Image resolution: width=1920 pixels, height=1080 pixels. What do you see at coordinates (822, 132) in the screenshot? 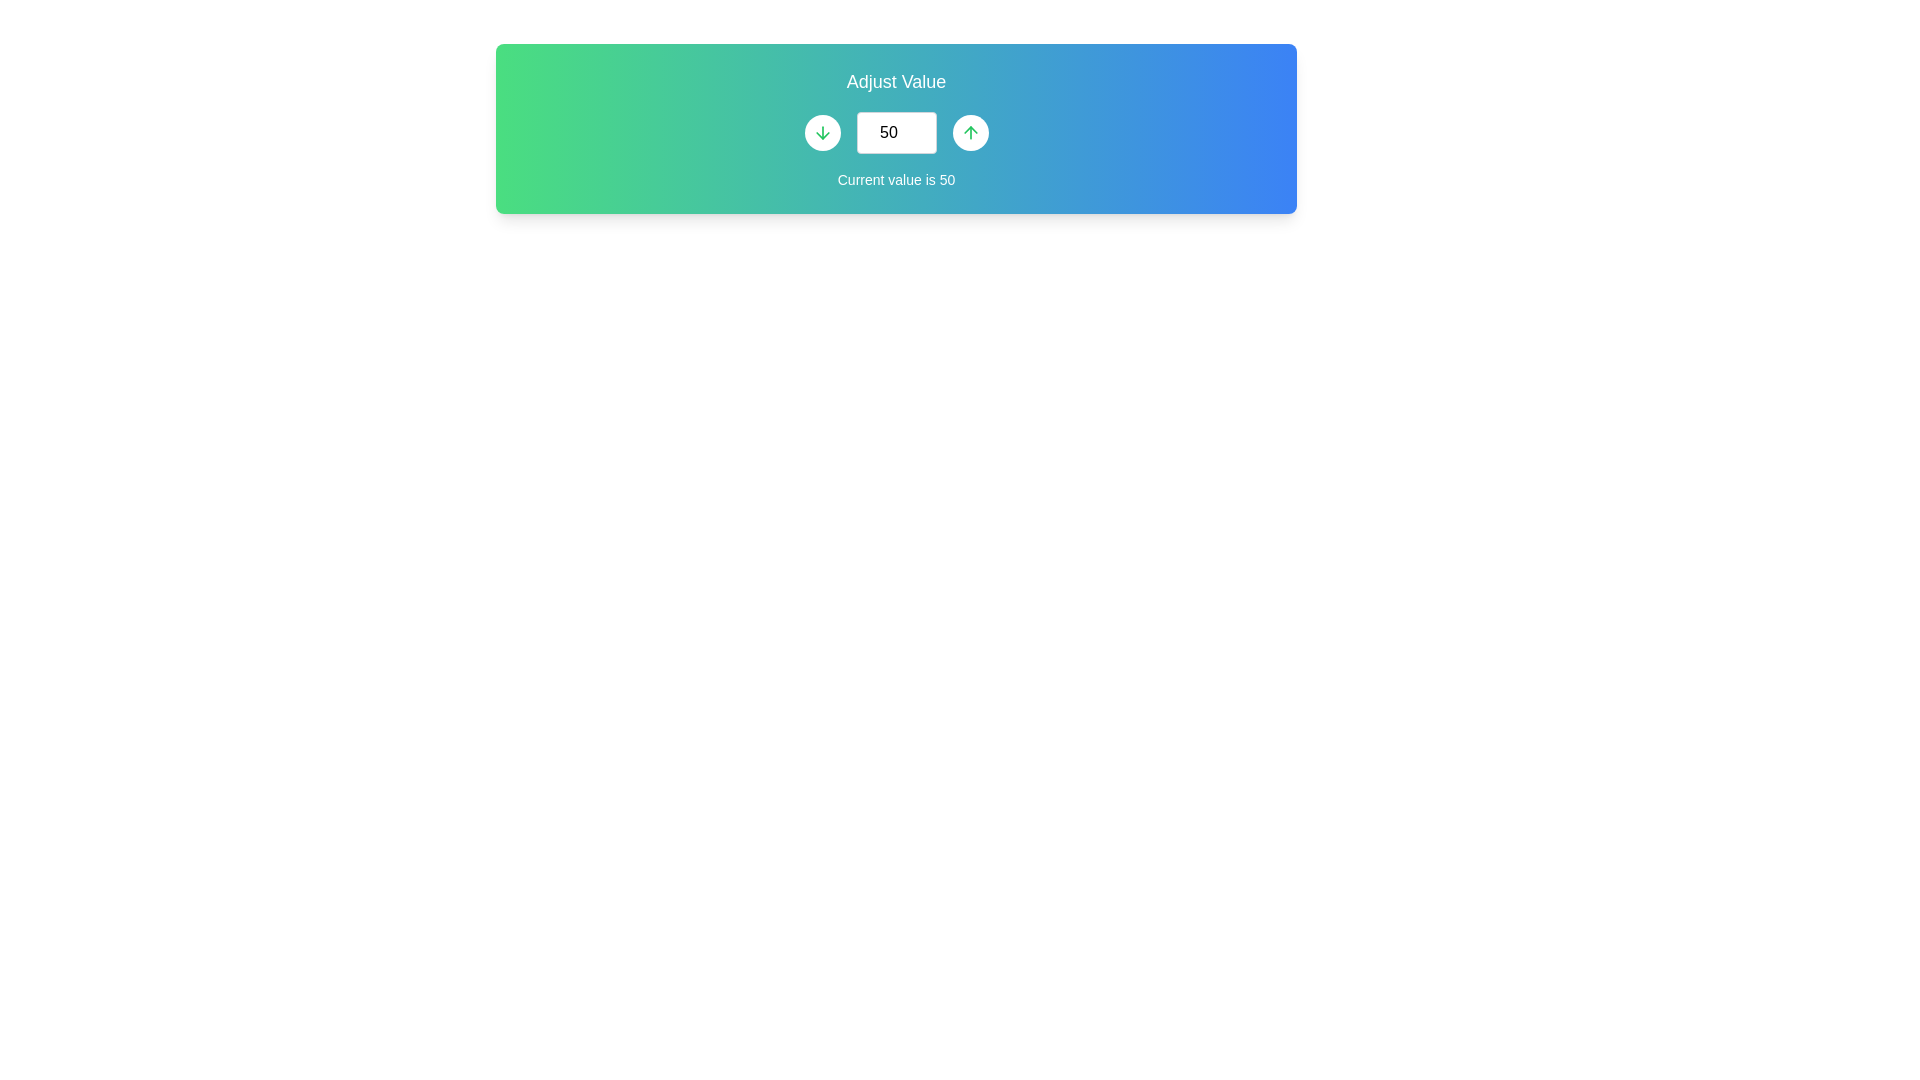
I see `the decrement button located to the right of the text field displaying '50' to decrease the value` at bounding box center [822, 132].